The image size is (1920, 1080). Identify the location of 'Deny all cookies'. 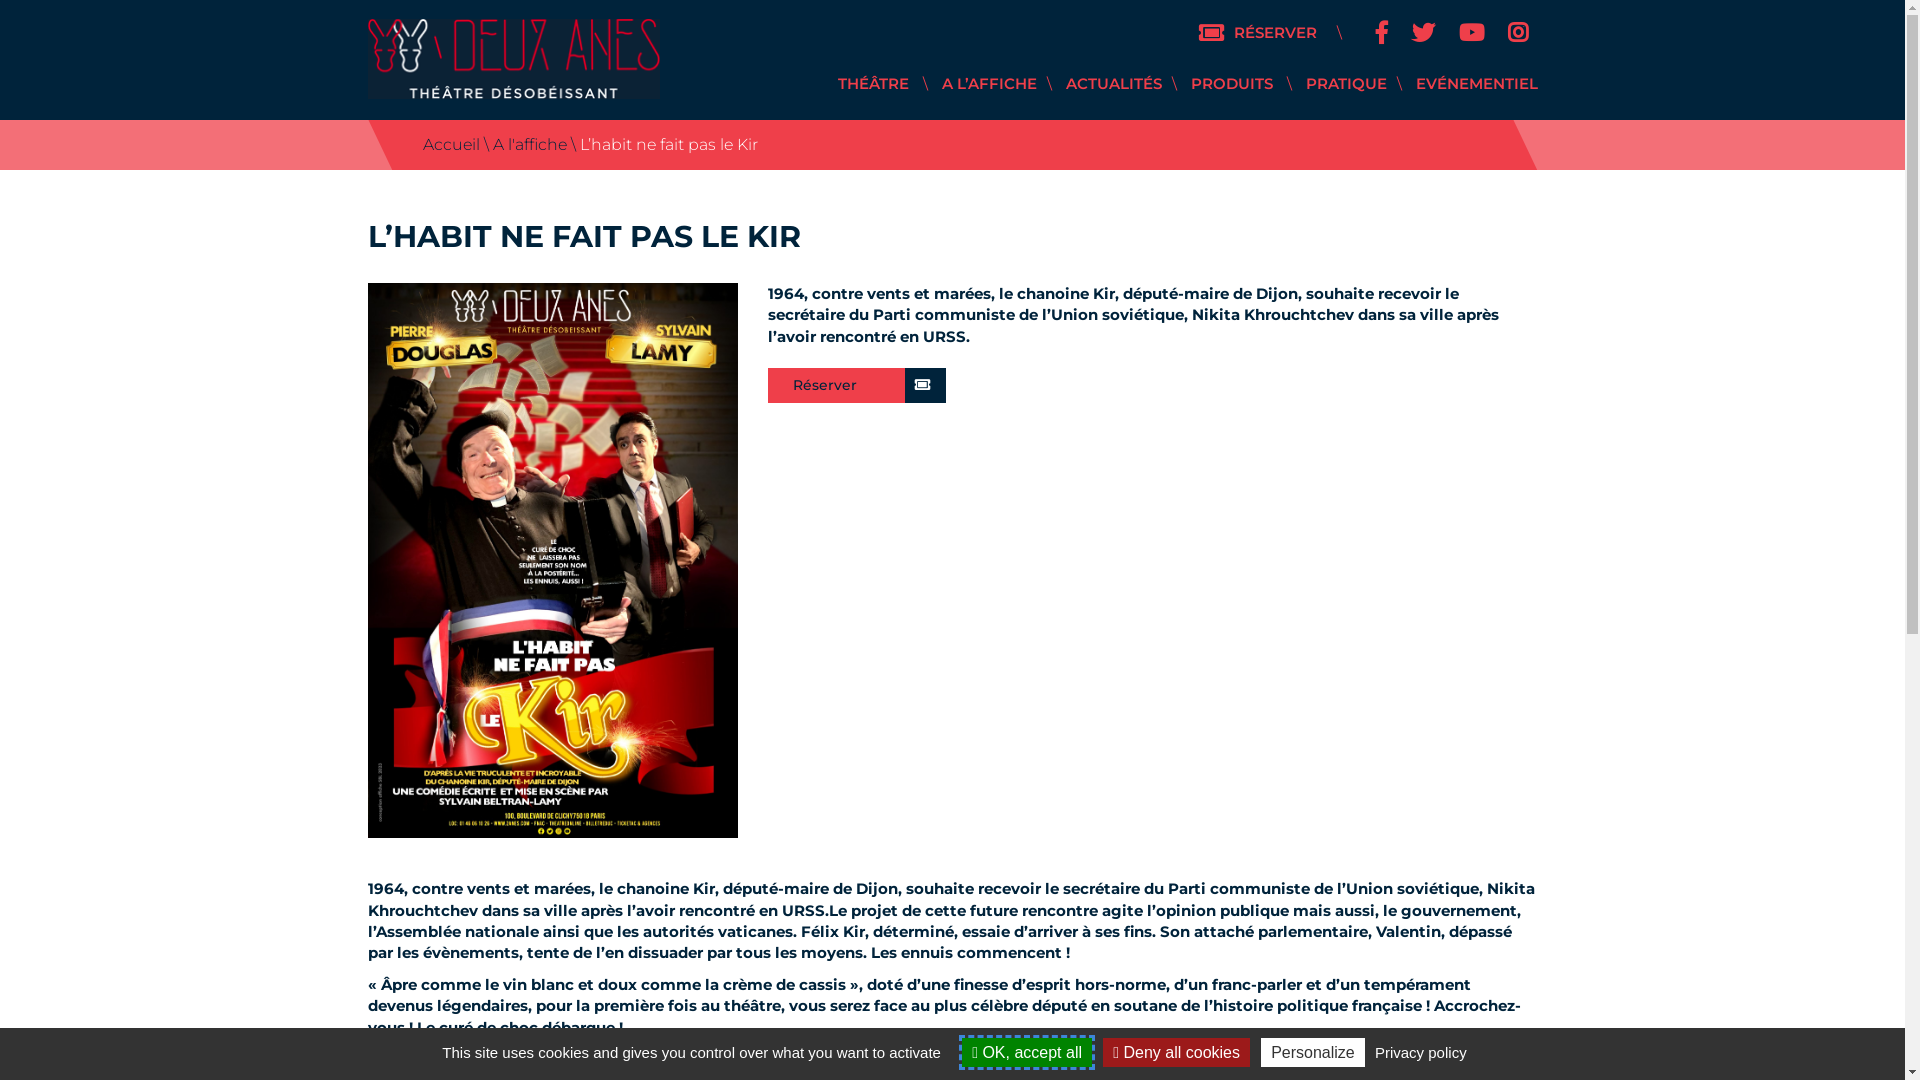
(1176, 1051).